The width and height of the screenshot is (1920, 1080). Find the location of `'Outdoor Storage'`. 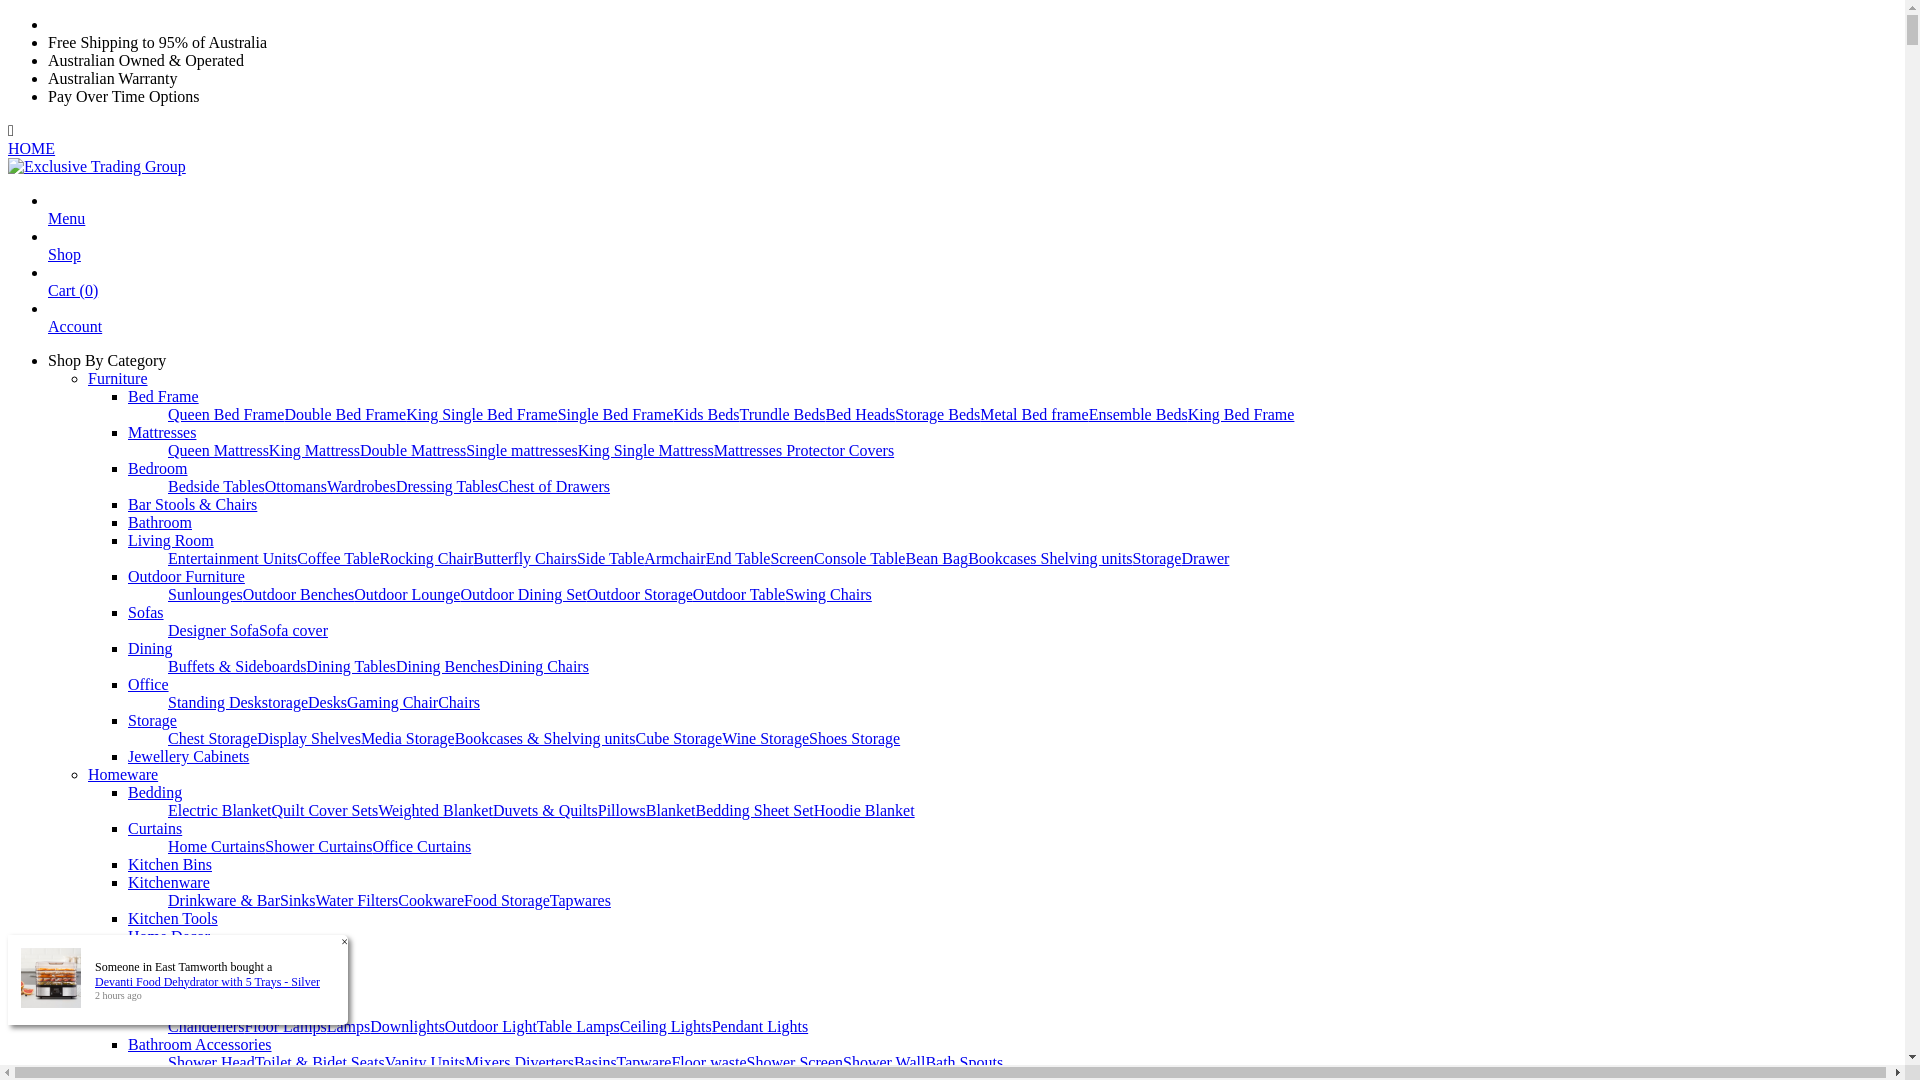

'Outdoor Storage' is located at coordinates (638, 593).